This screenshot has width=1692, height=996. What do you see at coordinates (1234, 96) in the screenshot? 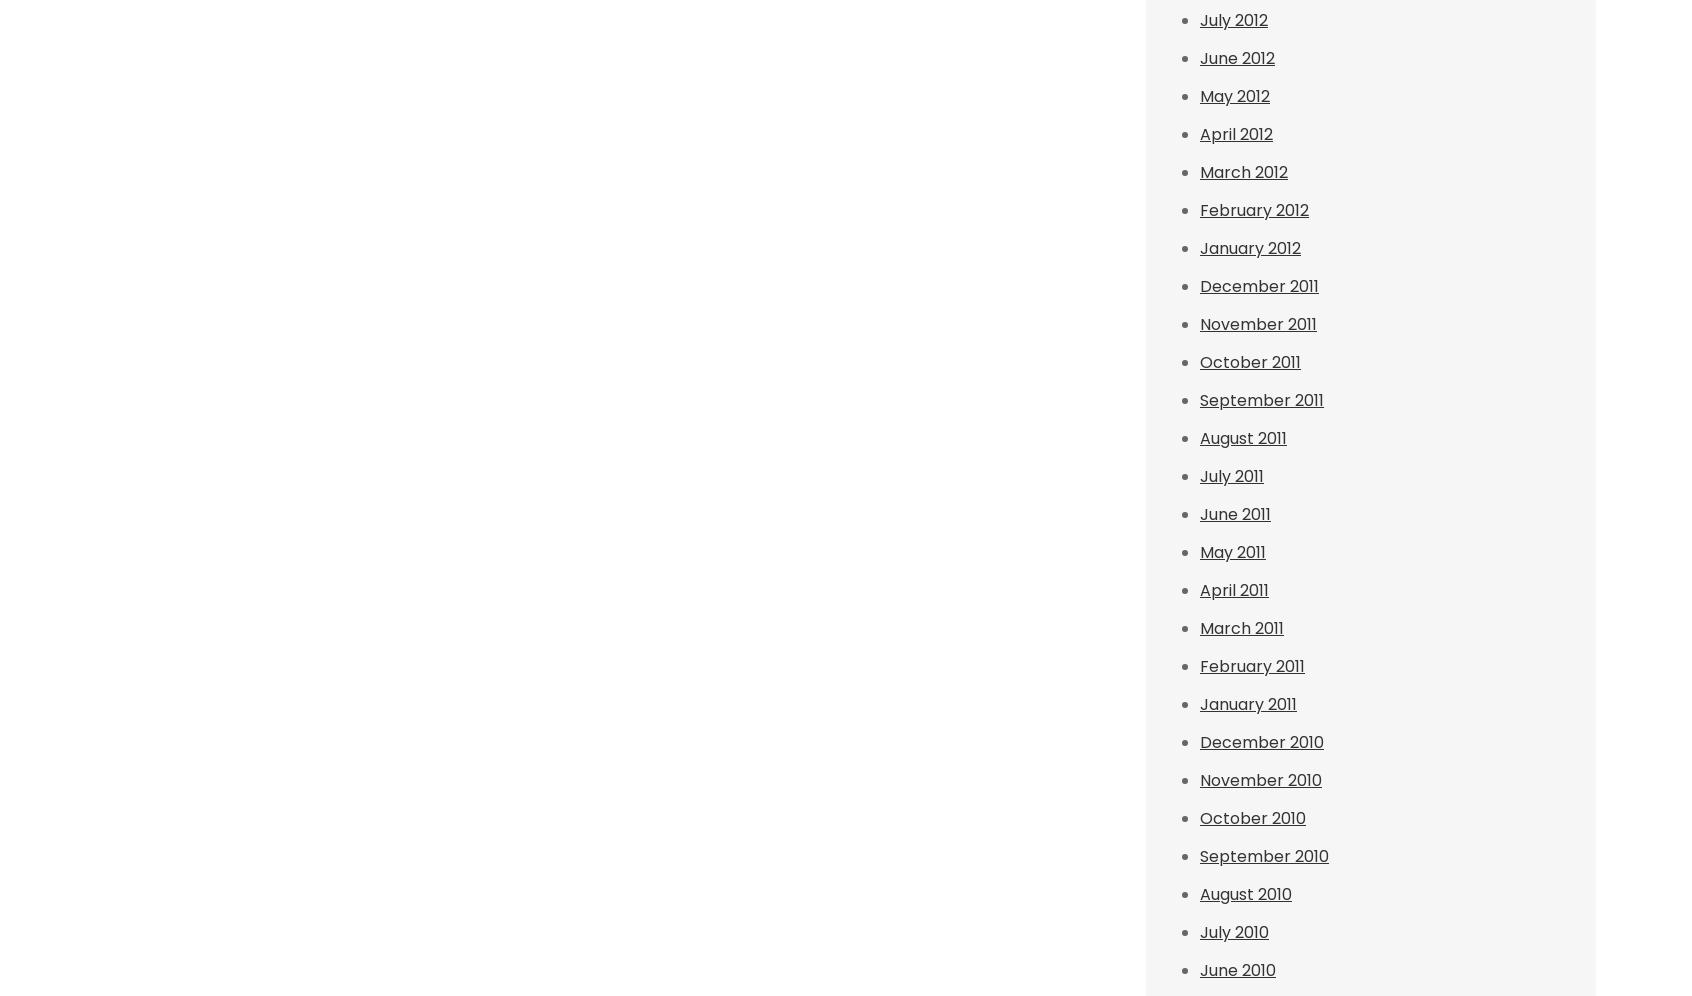
I see `'May 2012'` at bounding box center [1234, 96].